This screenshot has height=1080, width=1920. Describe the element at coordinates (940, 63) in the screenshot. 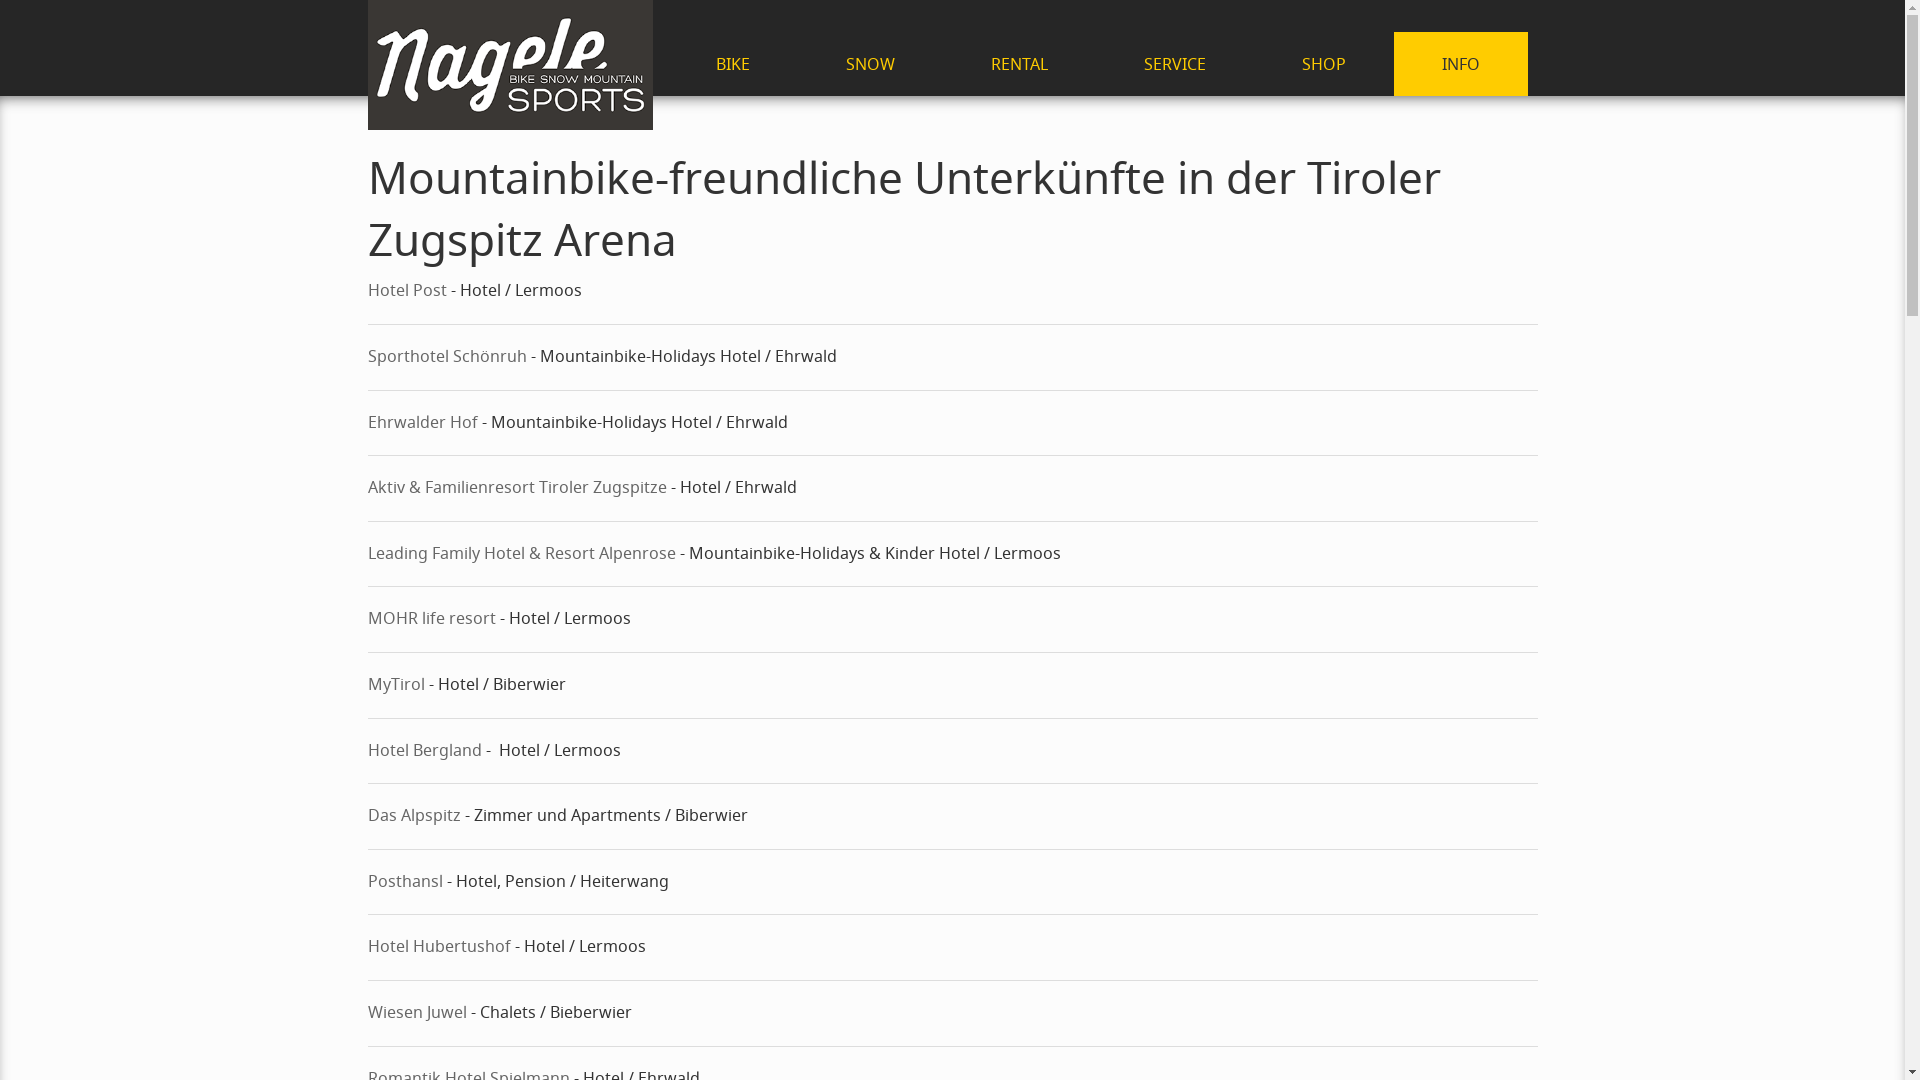

I see `'RENTAL'` at that location.